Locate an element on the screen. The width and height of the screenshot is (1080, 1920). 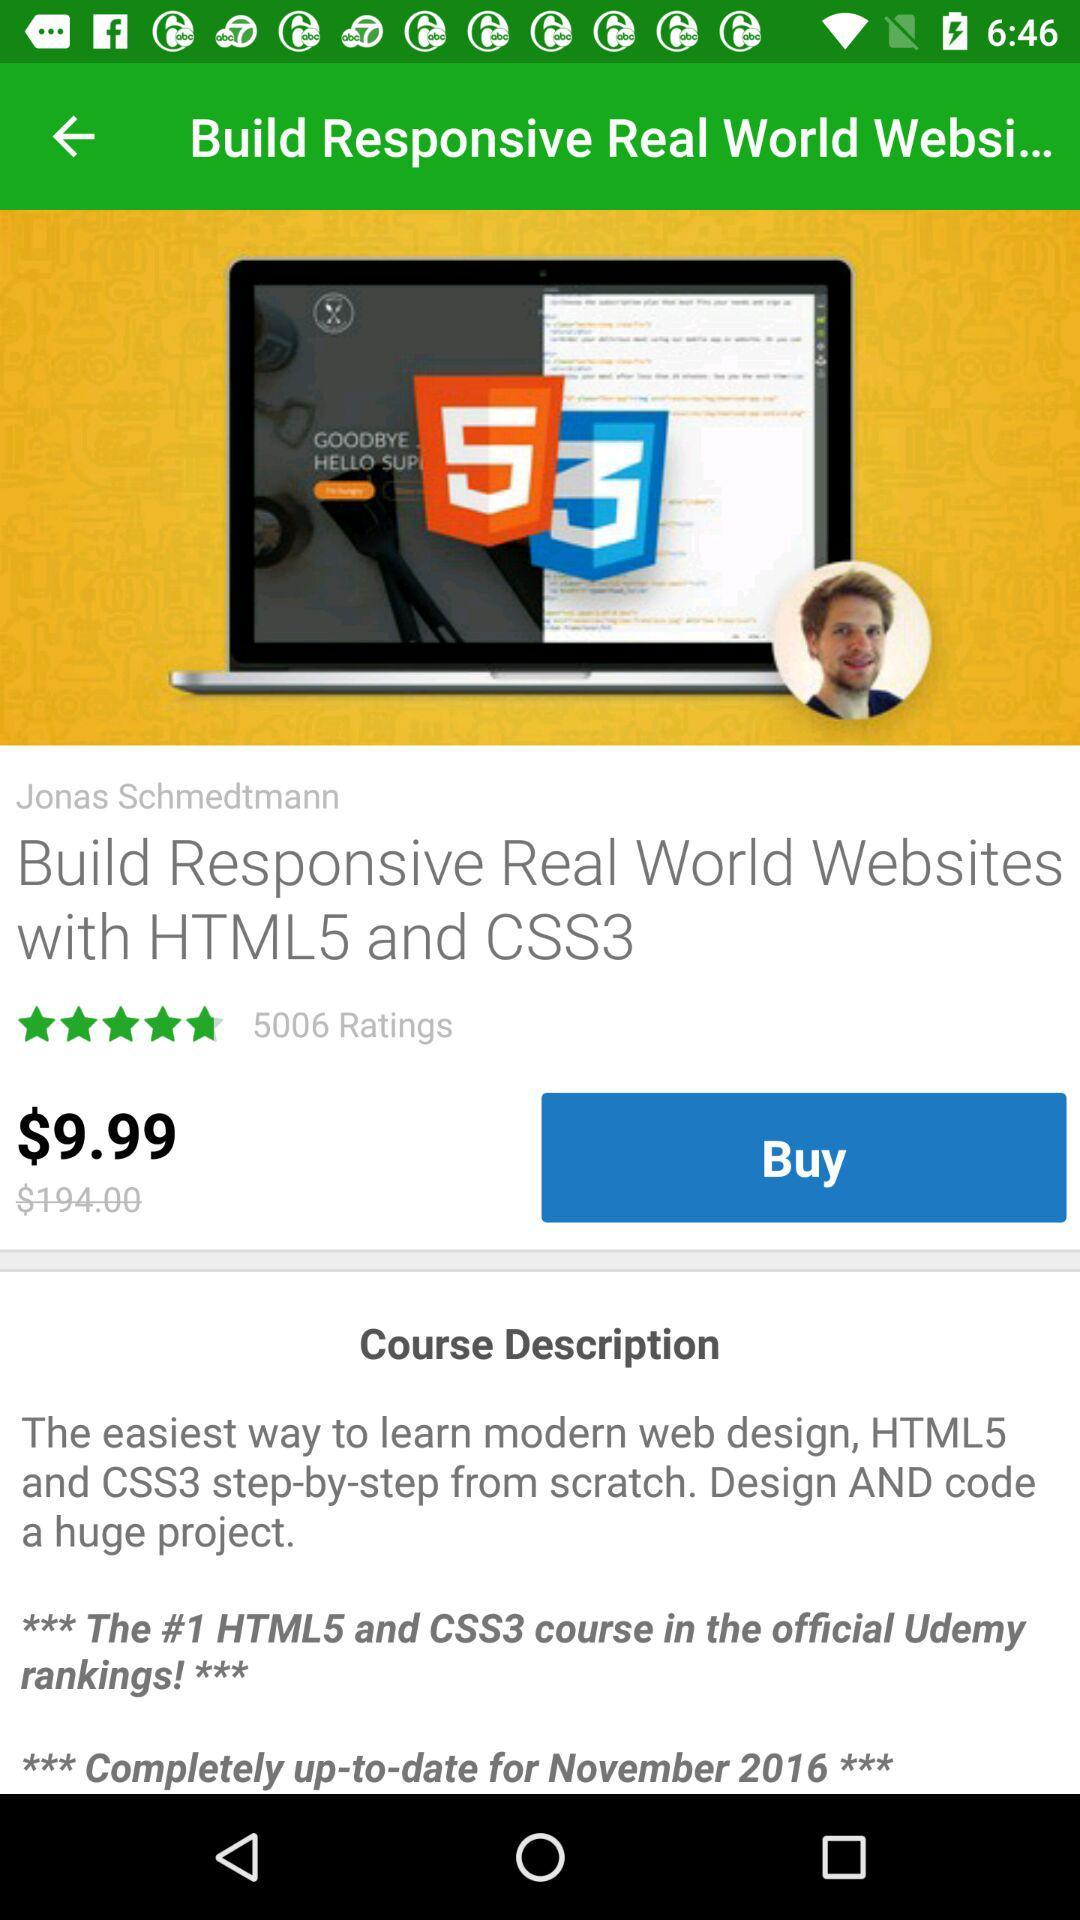
the item to the right of the $9.99 is located at coordinates (802, 1157).